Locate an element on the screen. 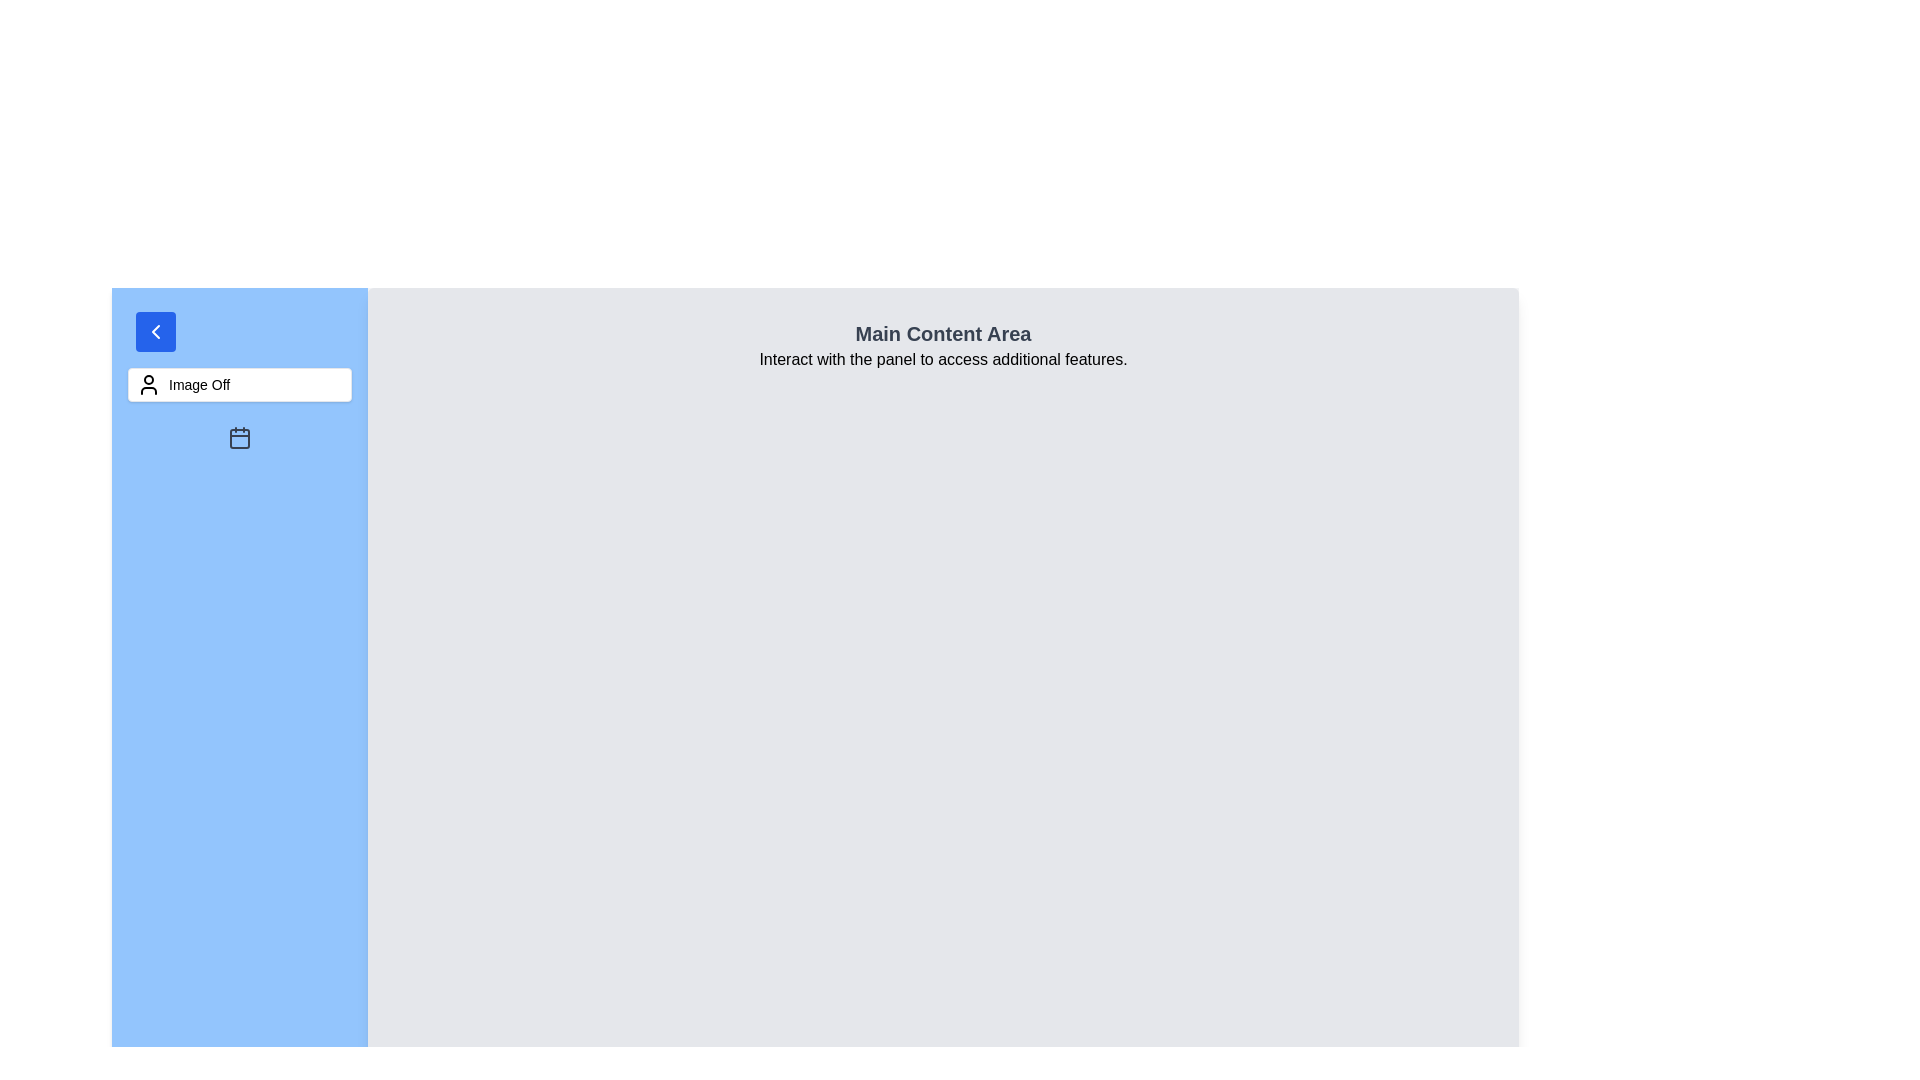 The width and height of the screenshot is (1920, 1080). the calendar icon, which is a square outline with a double bar at the top and a grid-like division inside, located on the left vertical panel below the 'Image Off' label is located at coordinates (240, 437).